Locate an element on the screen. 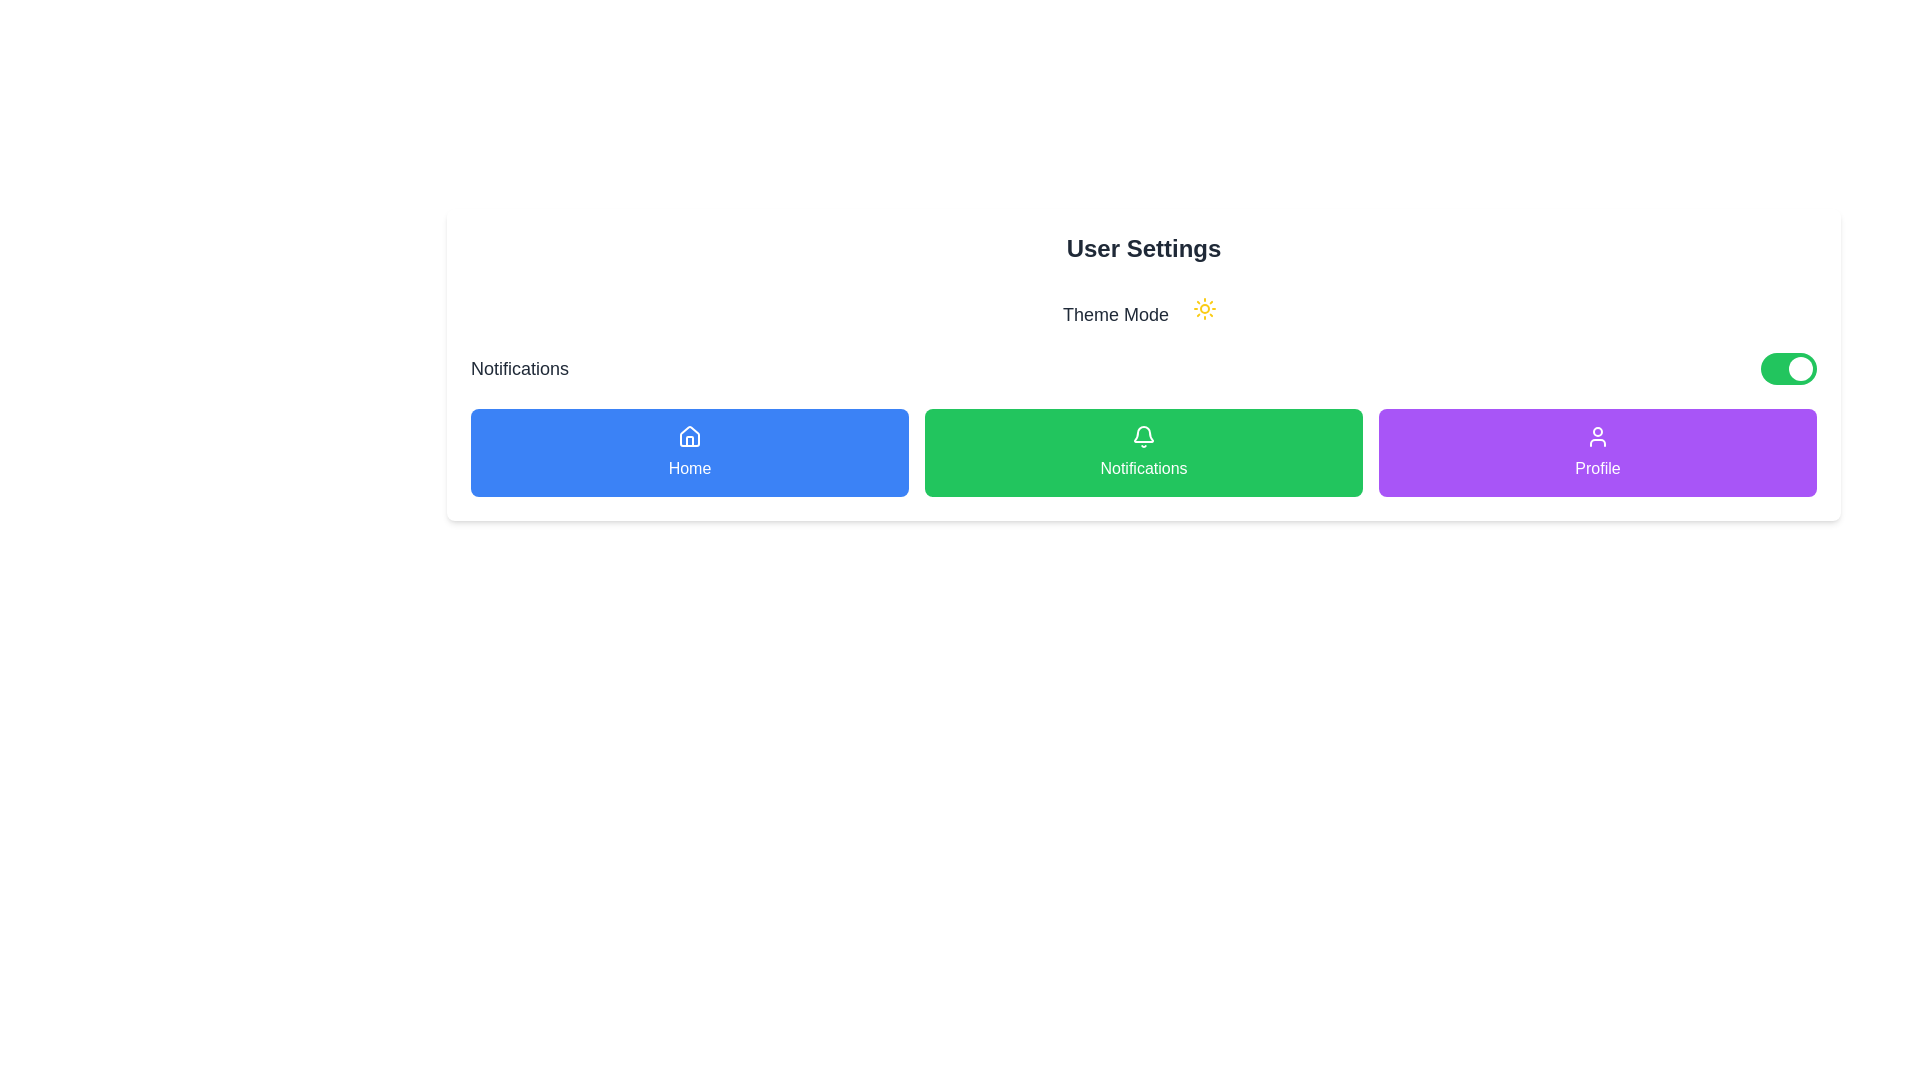  the user icon inside the circular area above the text 'Profile', which is located in the bottom-right corner of the purple button row is located at coordinates (1597, 435).